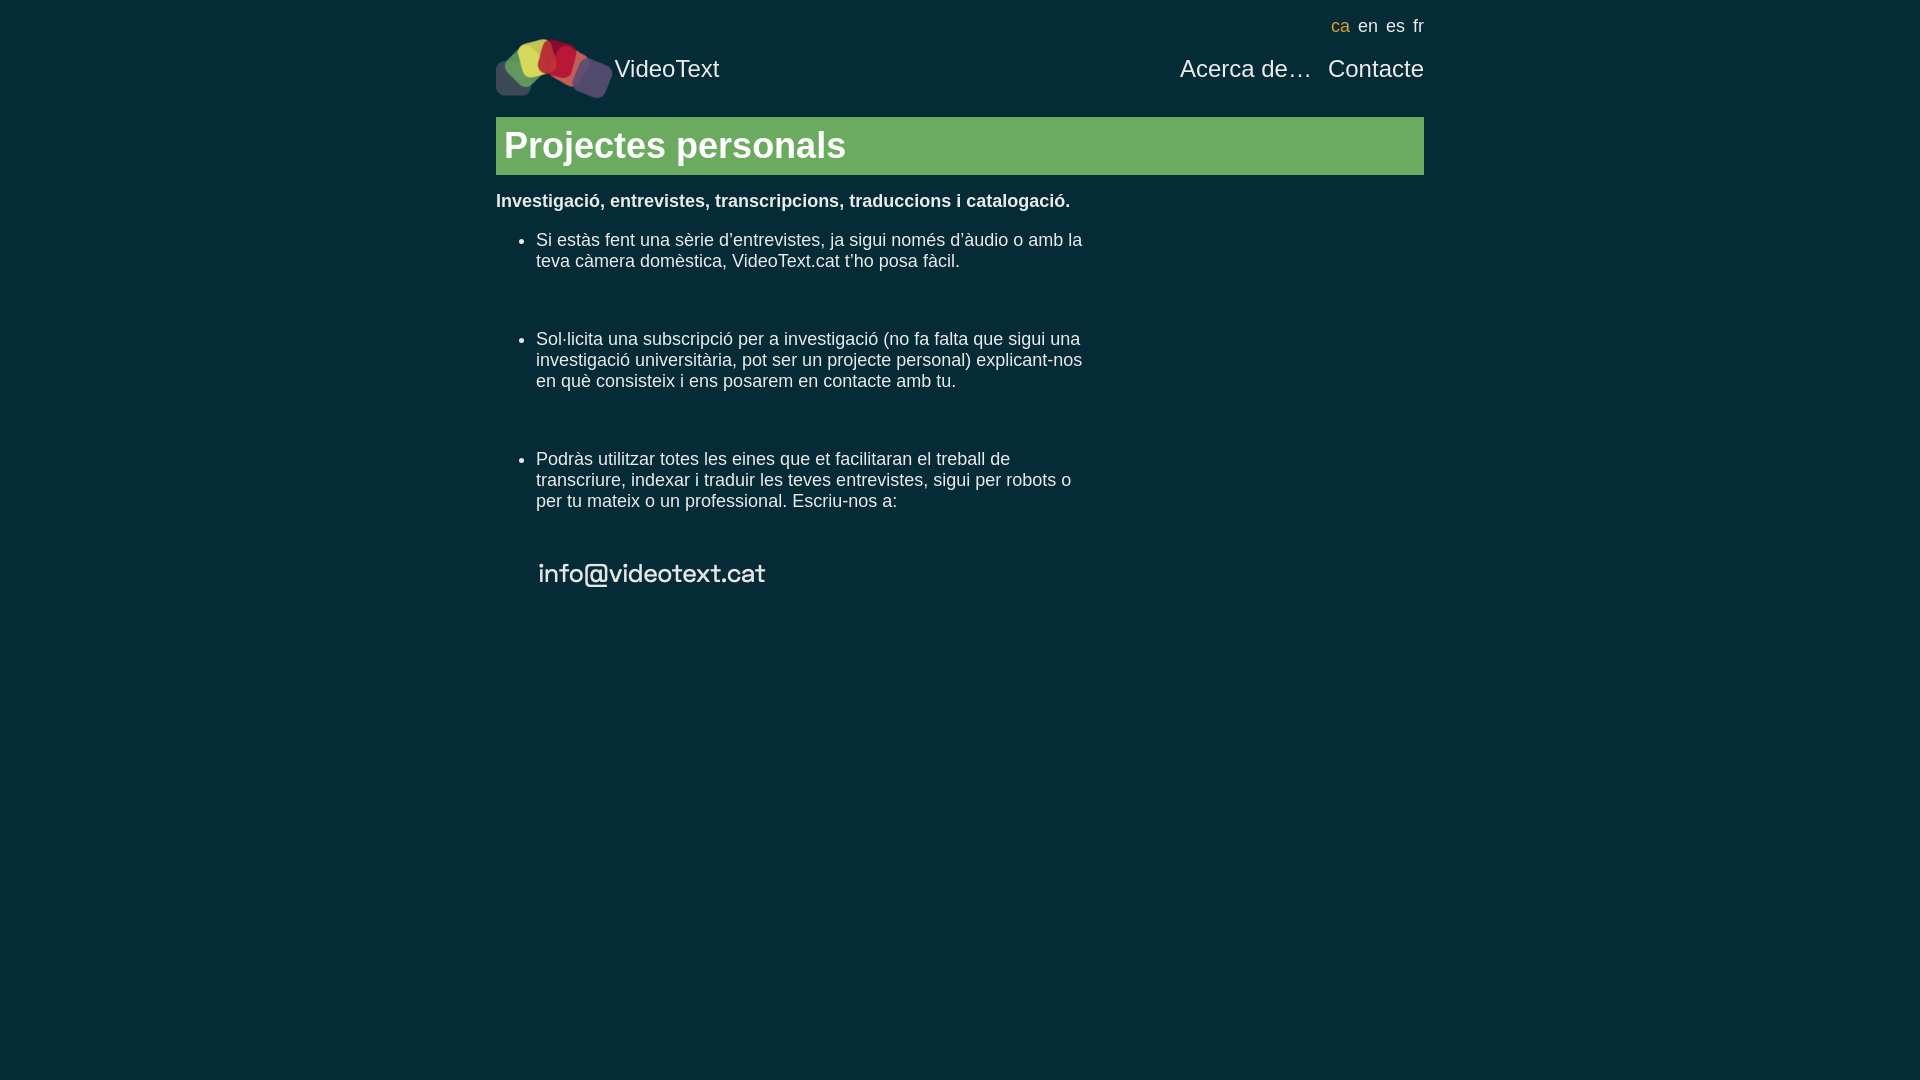 The width and height of the screenshot is (1920, 1080). Describe the element at coordinates (606, 68) in the screenshot. I see `'VideoText'` at that location.